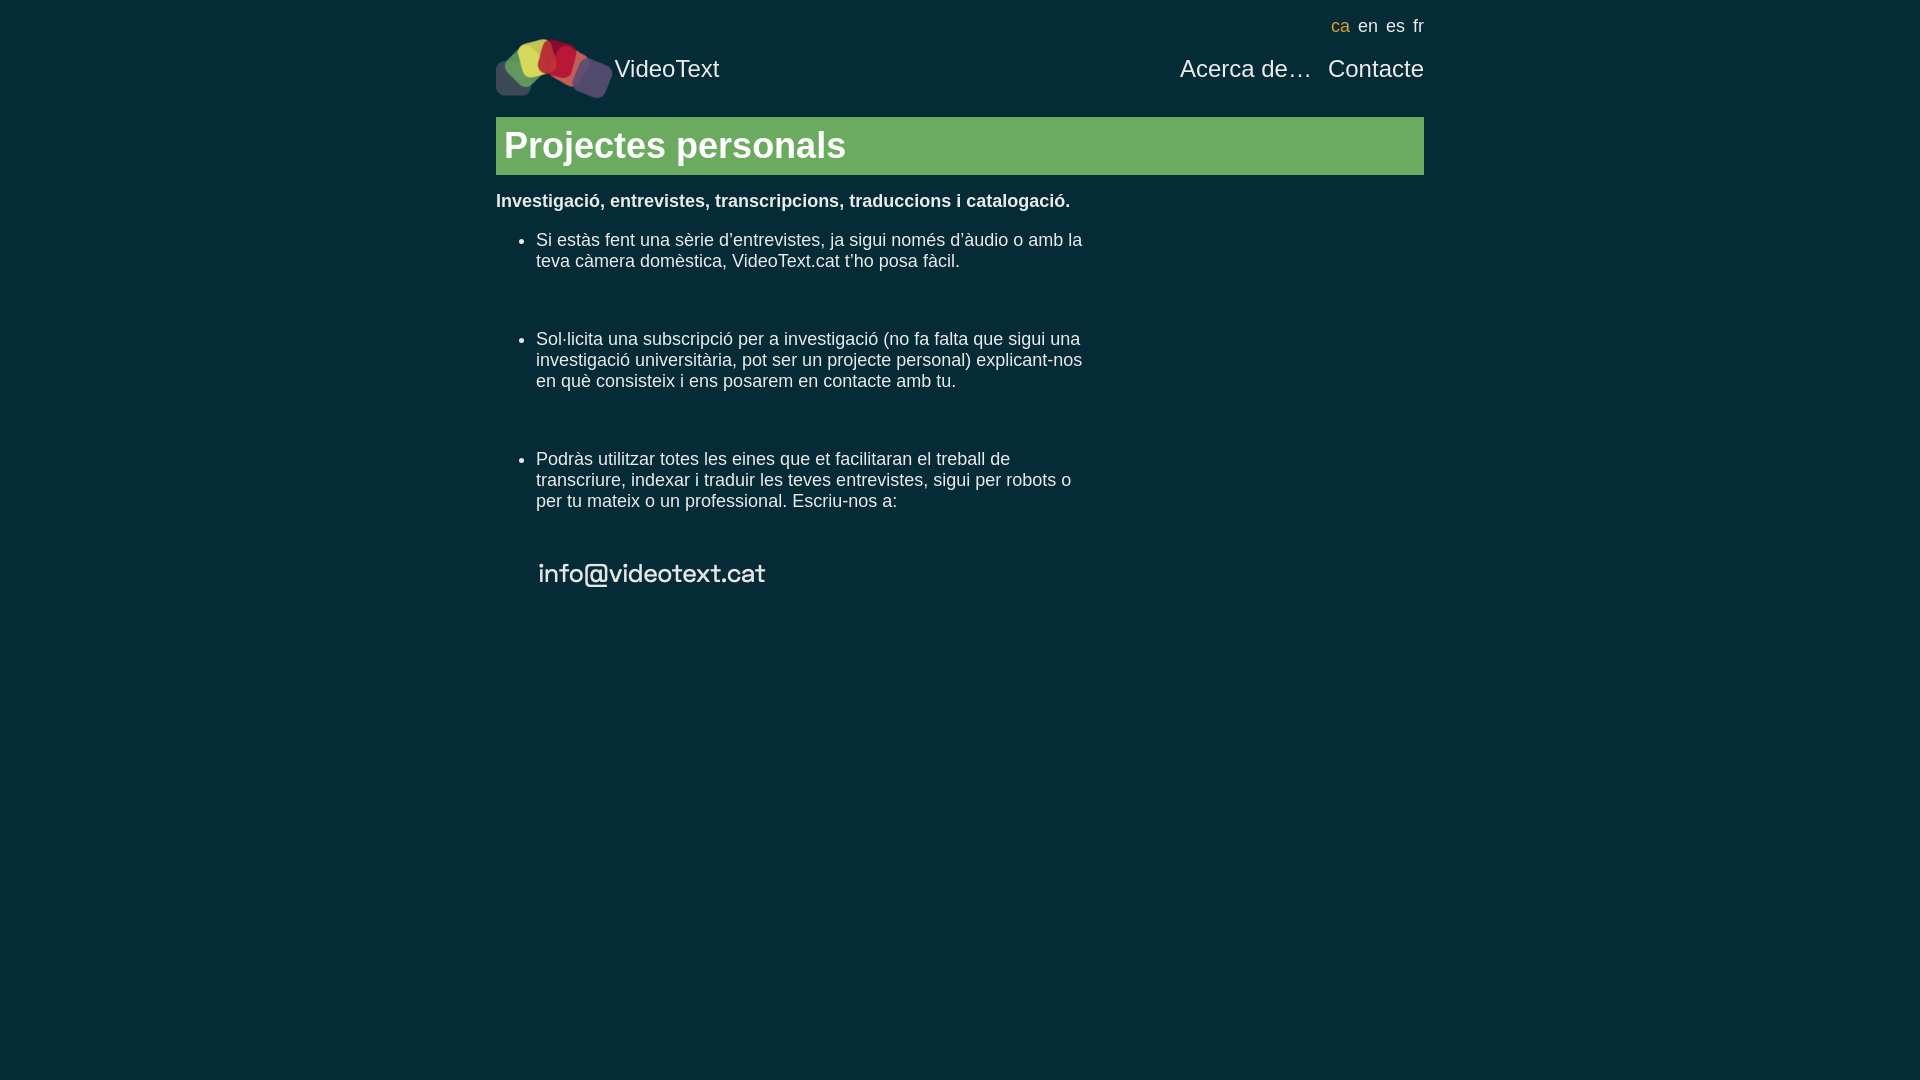 The width and height of the screenshot is (1920, 1080). Describe the element at coordinates (606, 68) in the screenshot. I see `'VideoText'` at that location.